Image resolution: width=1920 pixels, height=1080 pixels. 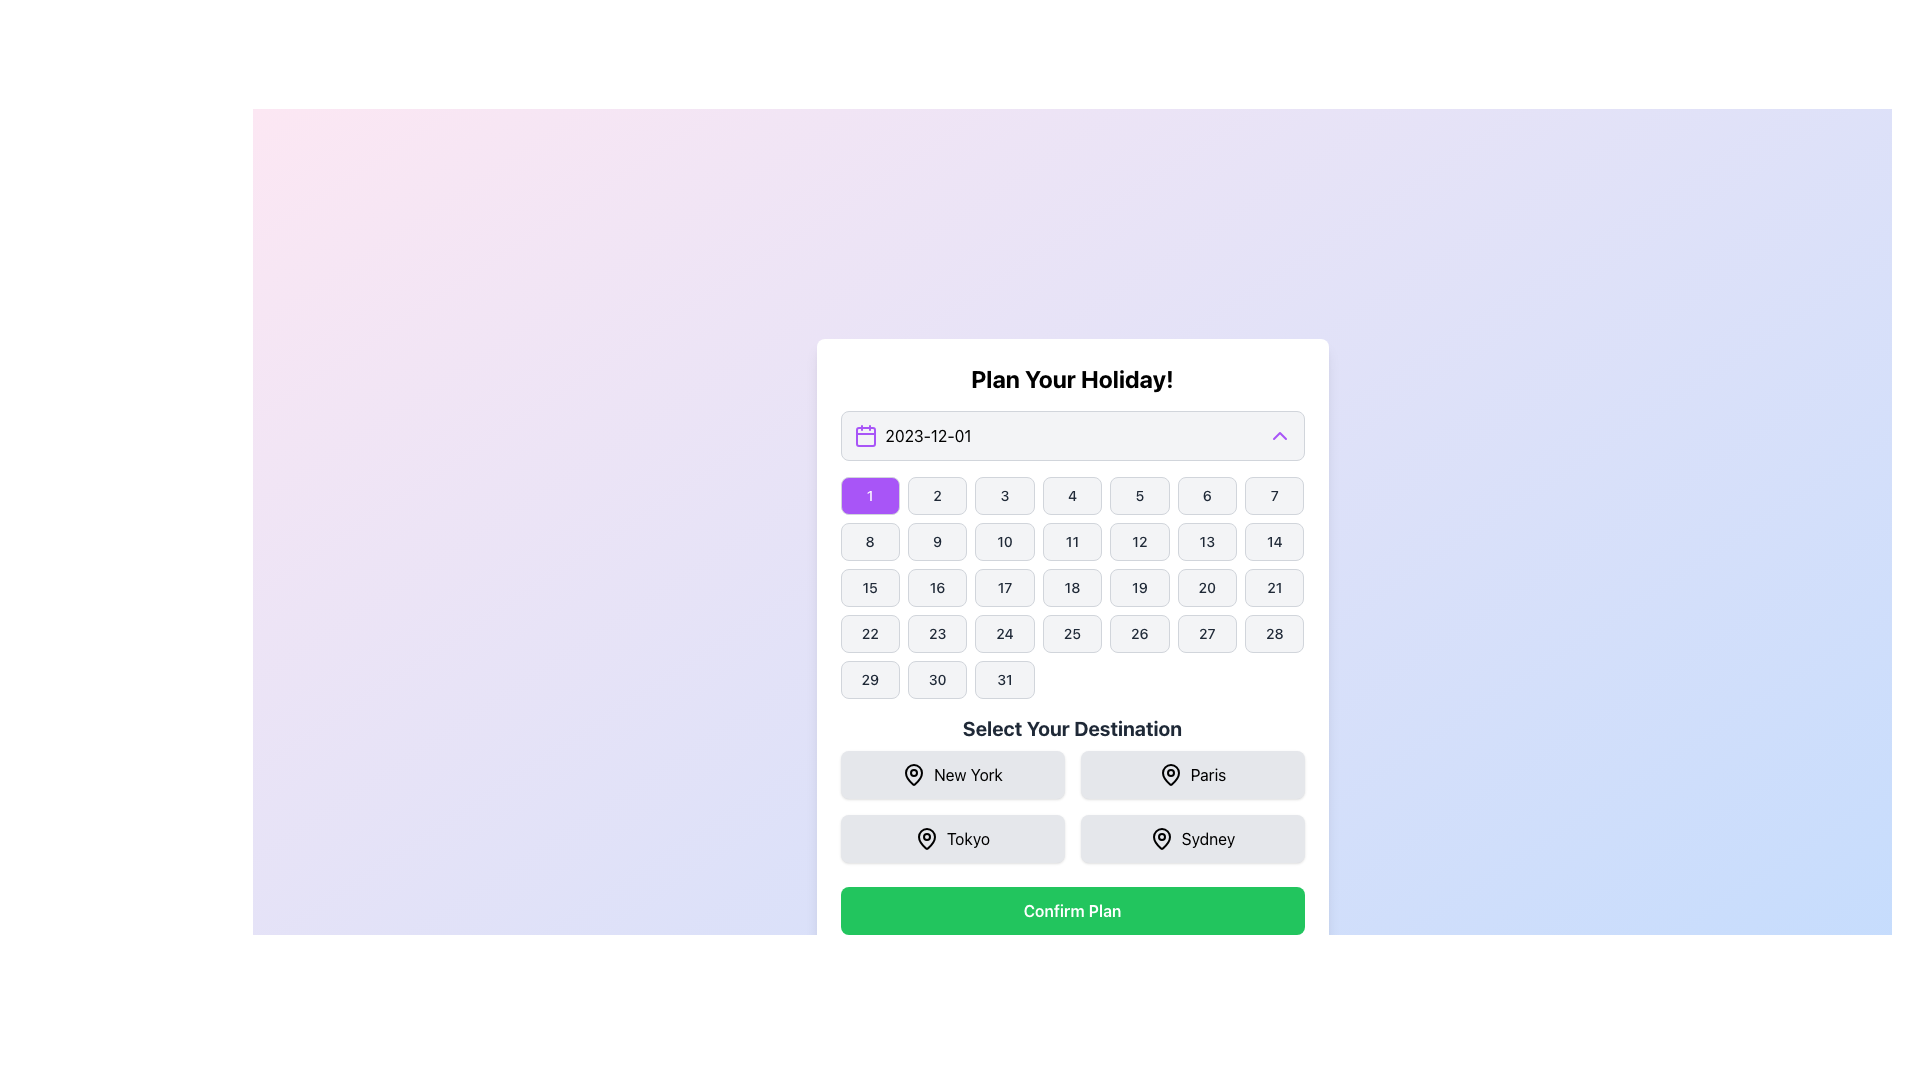 I want to click on the Interactive Button for selecting 'Tokyo' as a destination by highlighting it, so click(x=951, y=839).